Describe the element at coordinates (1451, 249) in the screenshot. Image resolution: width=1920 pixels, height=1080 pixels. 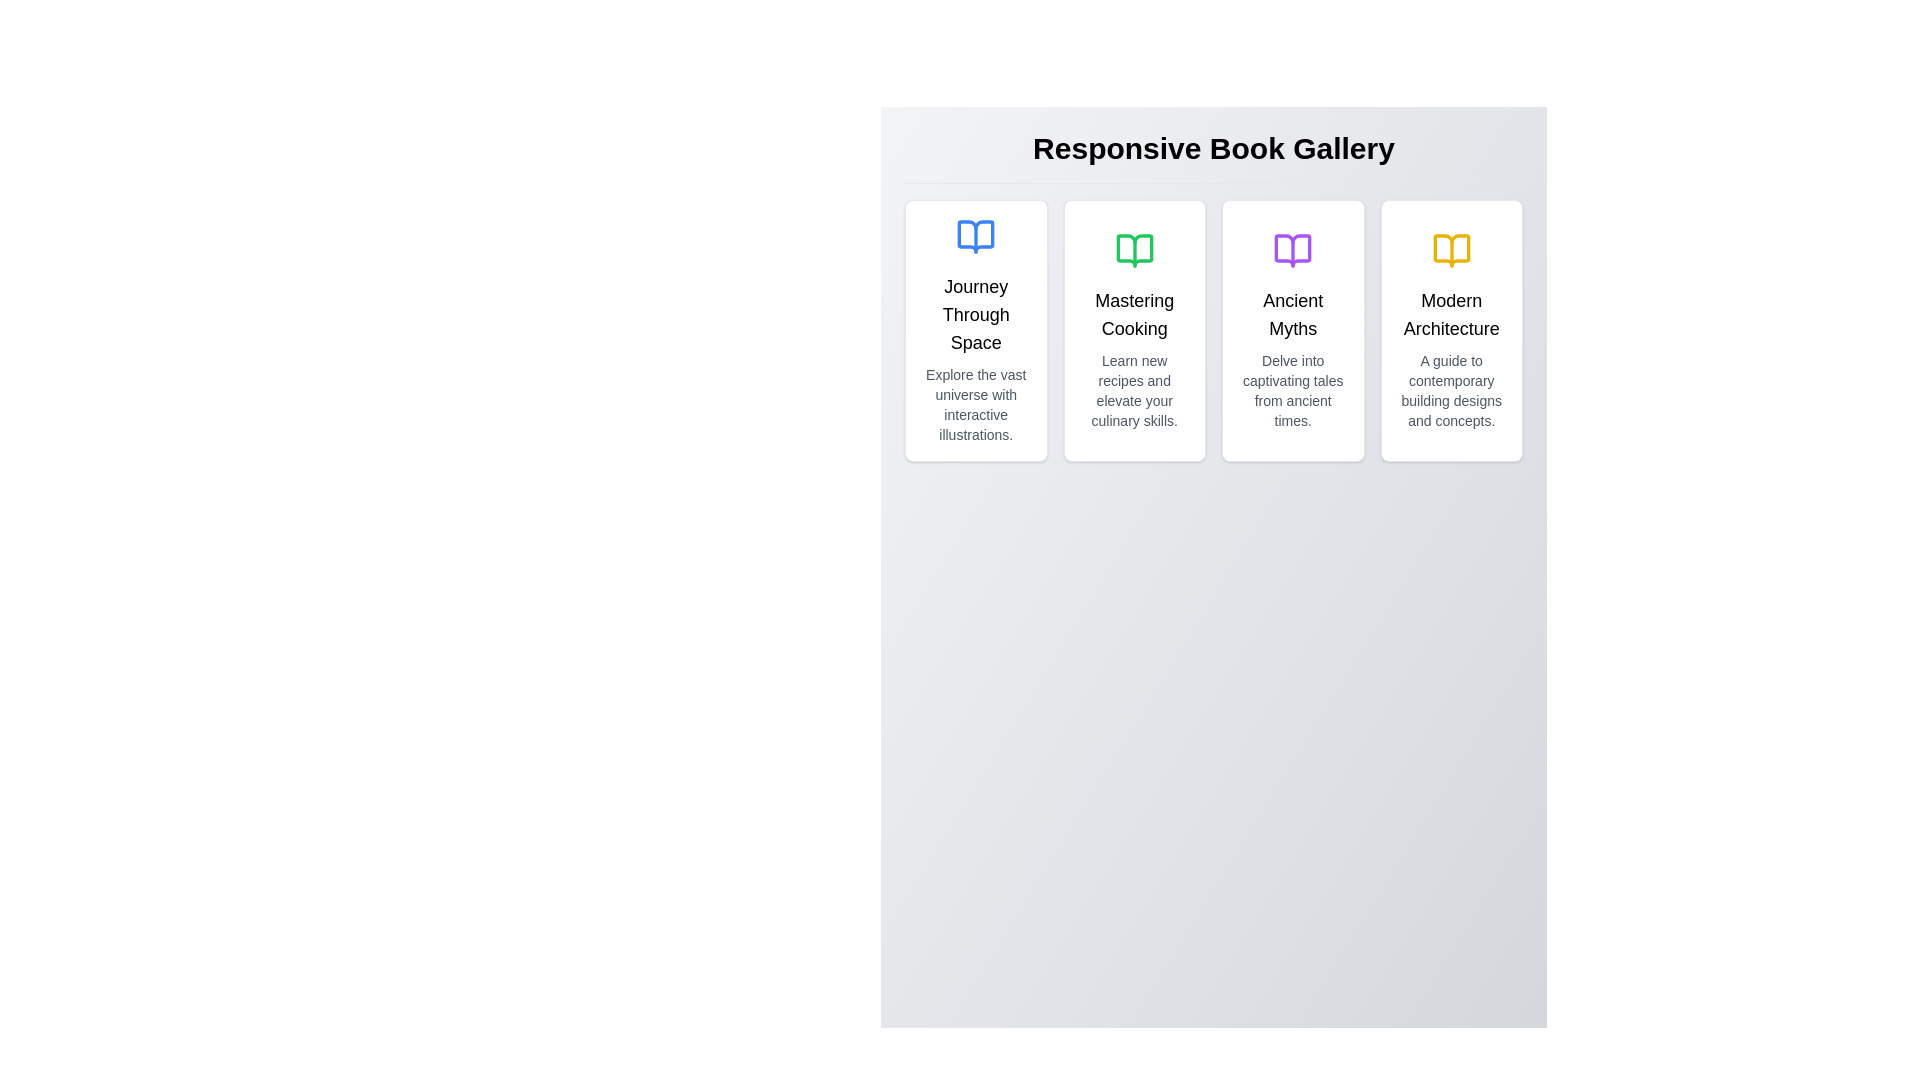
I see `the yellow open book icon located in the fourth card labeled 'Modern Architecture' in the card layout` at that location.